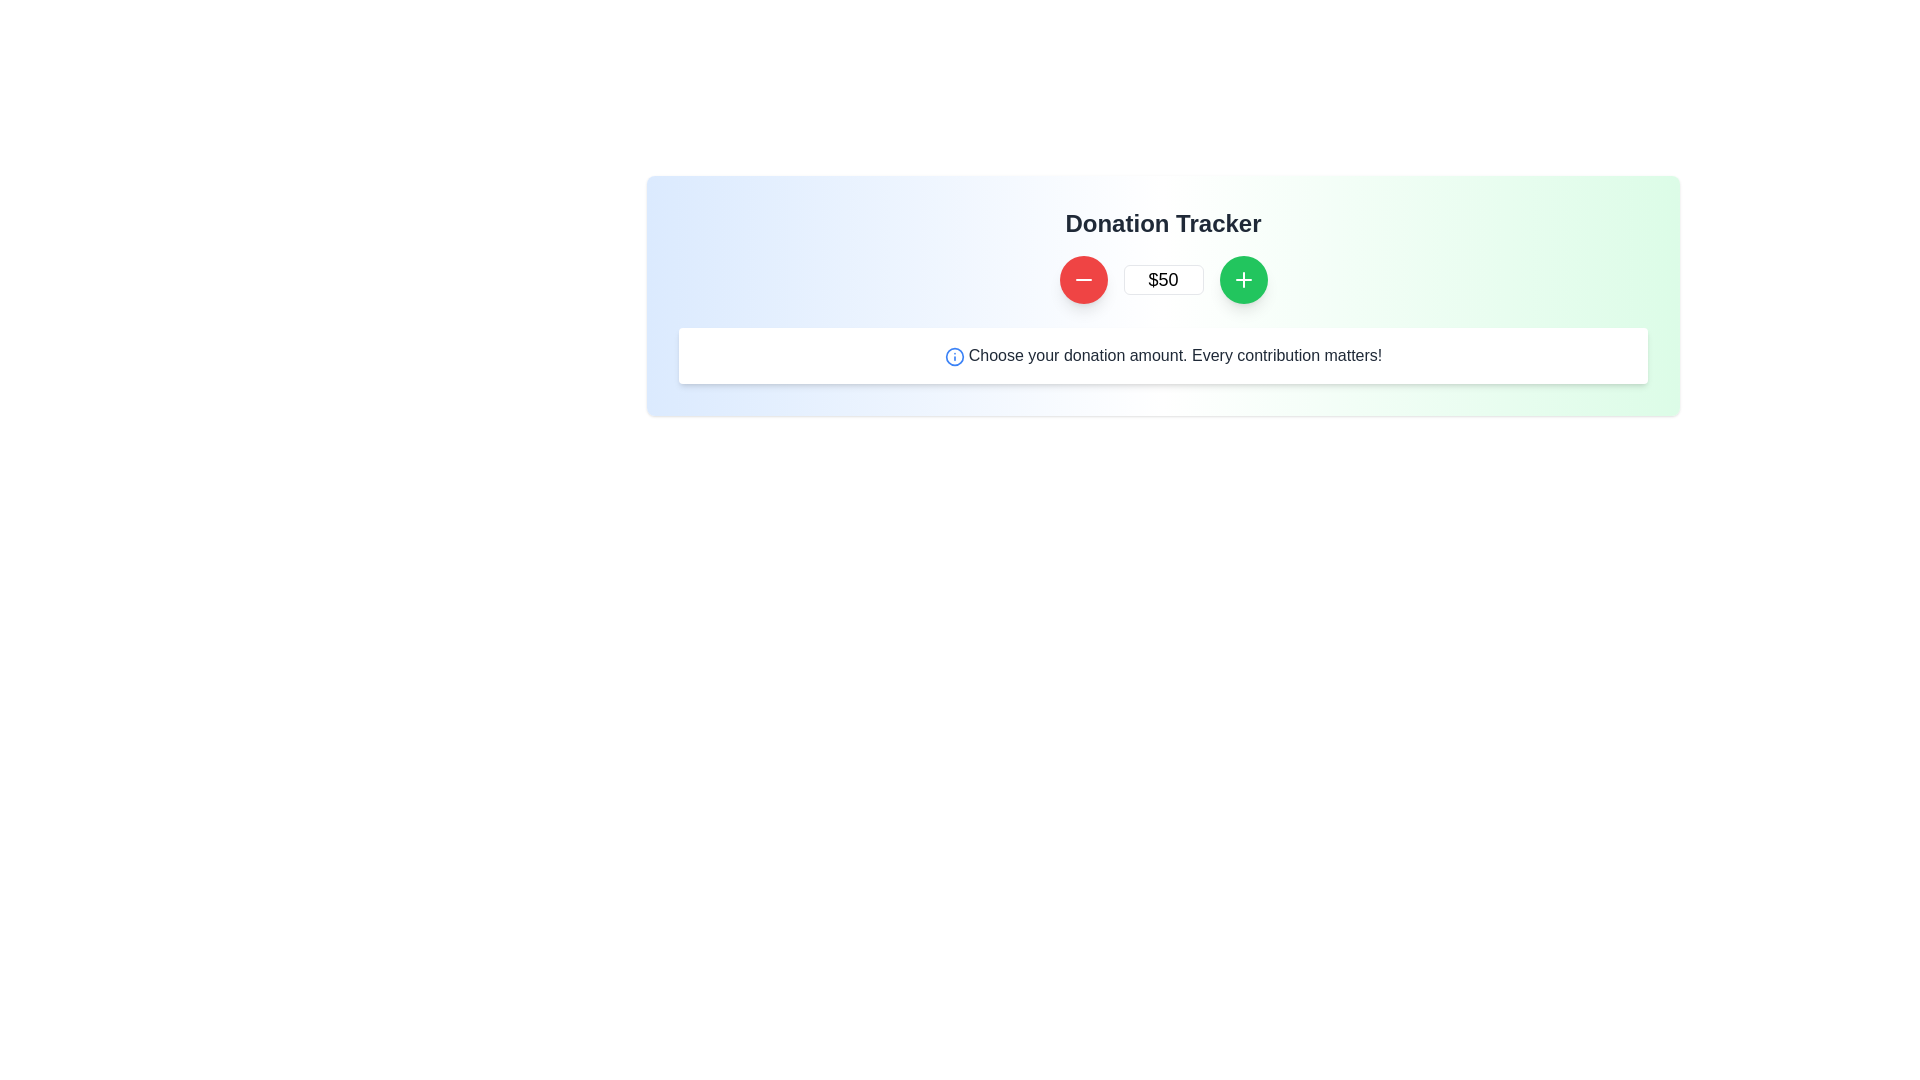 This screenshot has height=1080, width=1920. Describe the element at coordinates (1163, 223) in the screenshot. I see `the 'Donation Tracker' text label, which serves as the title indicating the purpose of the interface, located centrally at the top of the section` at that location.